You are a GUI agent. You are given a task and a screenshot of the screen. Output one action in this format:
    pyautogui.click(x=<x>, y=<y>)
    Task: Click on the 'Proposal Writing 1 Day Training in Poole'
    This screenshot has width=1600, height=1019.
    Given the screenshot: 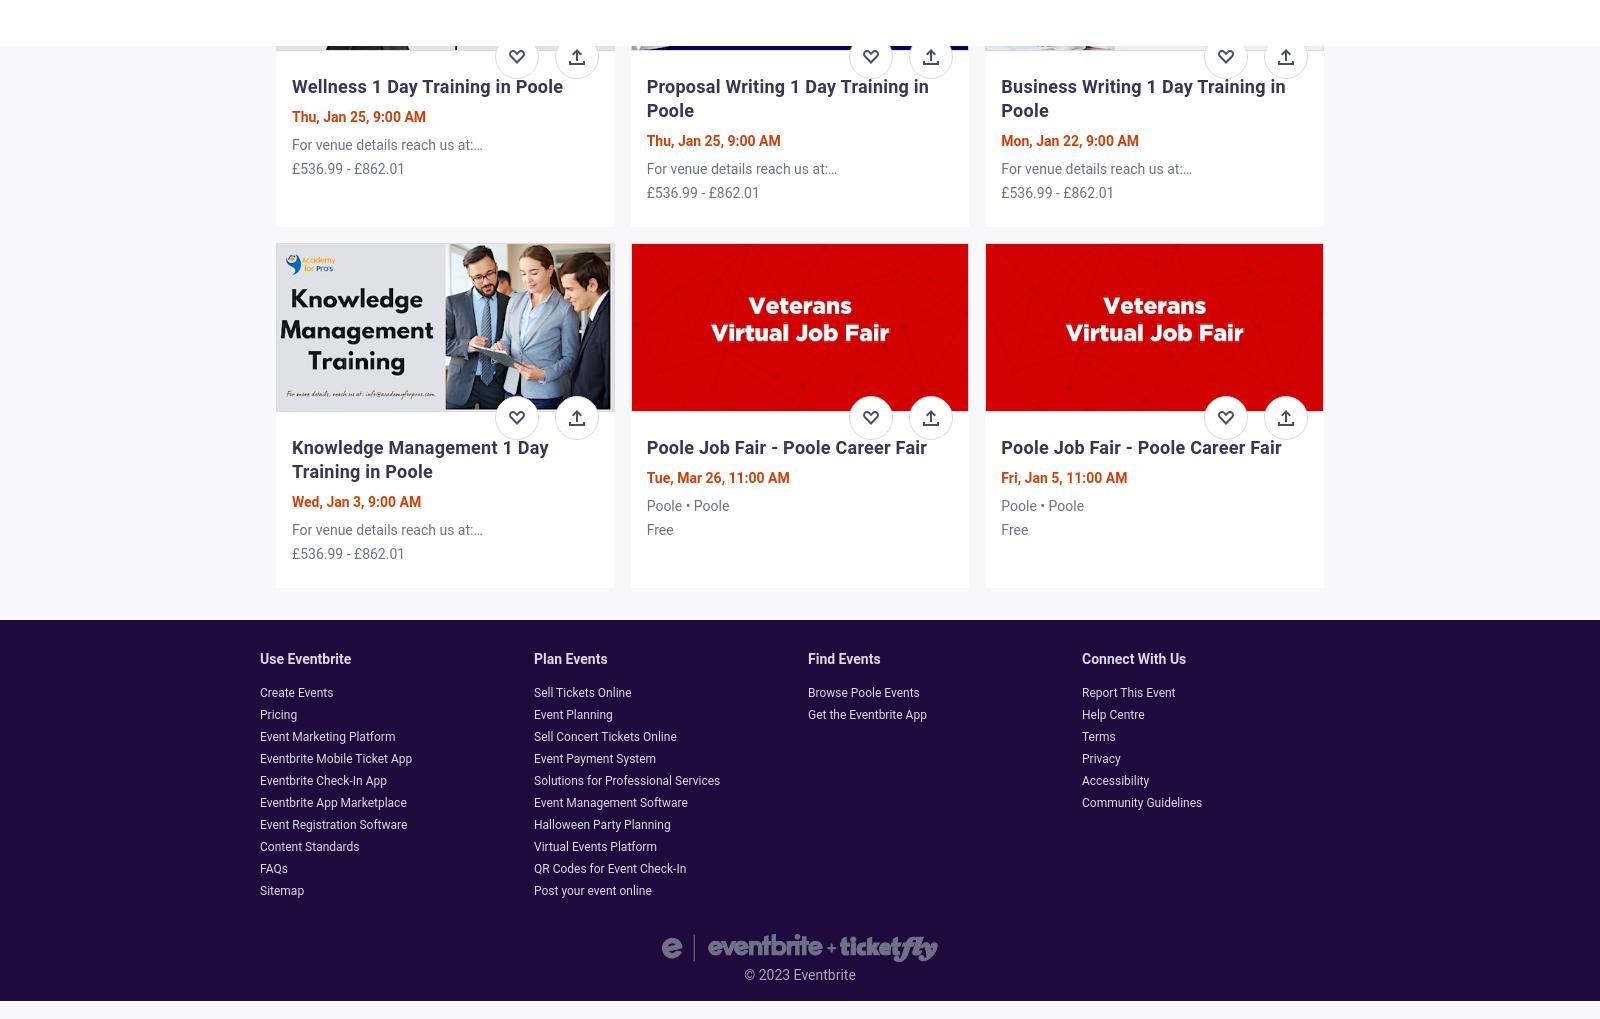 What is the action you would take?
    pyautogui.click(x=787, y=96)
    